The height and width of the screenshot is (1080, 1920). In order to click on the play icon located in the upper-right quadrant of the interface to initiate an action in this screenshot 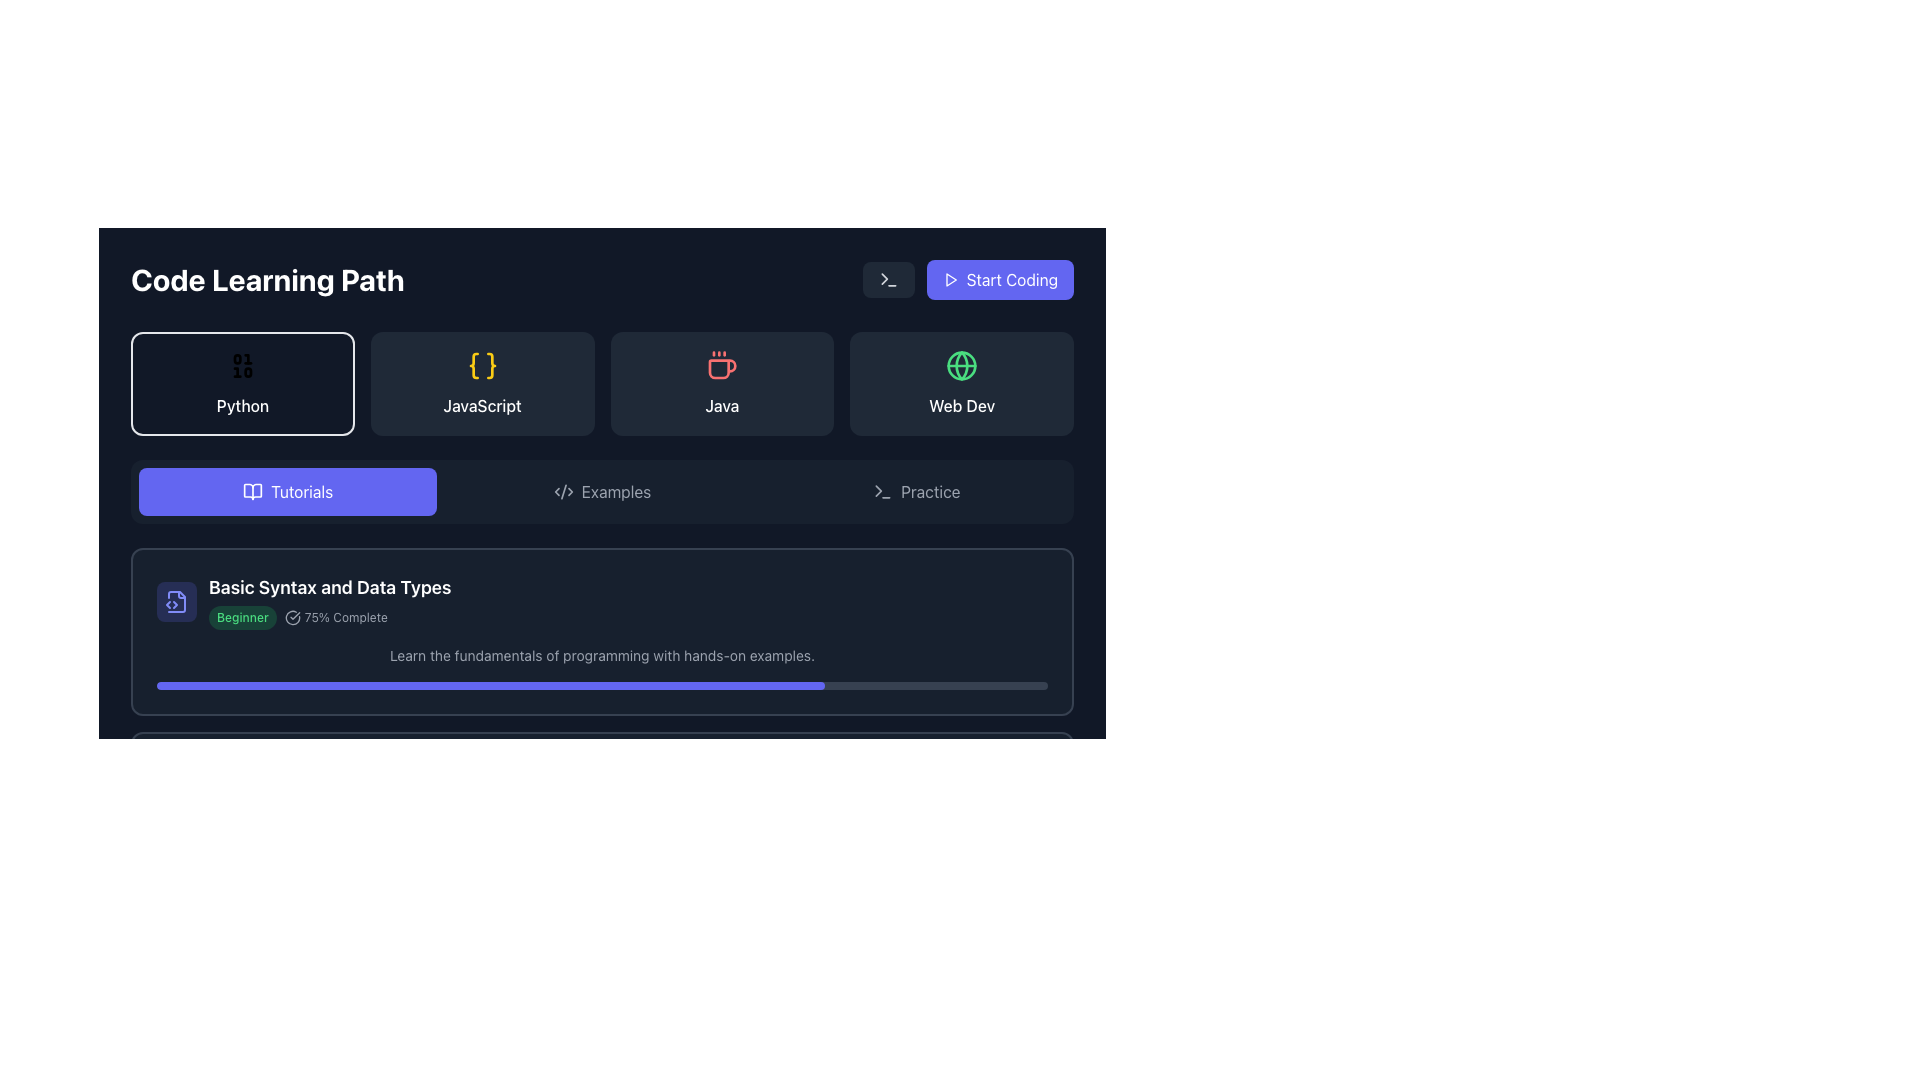, I will do `click(949, 280)`.